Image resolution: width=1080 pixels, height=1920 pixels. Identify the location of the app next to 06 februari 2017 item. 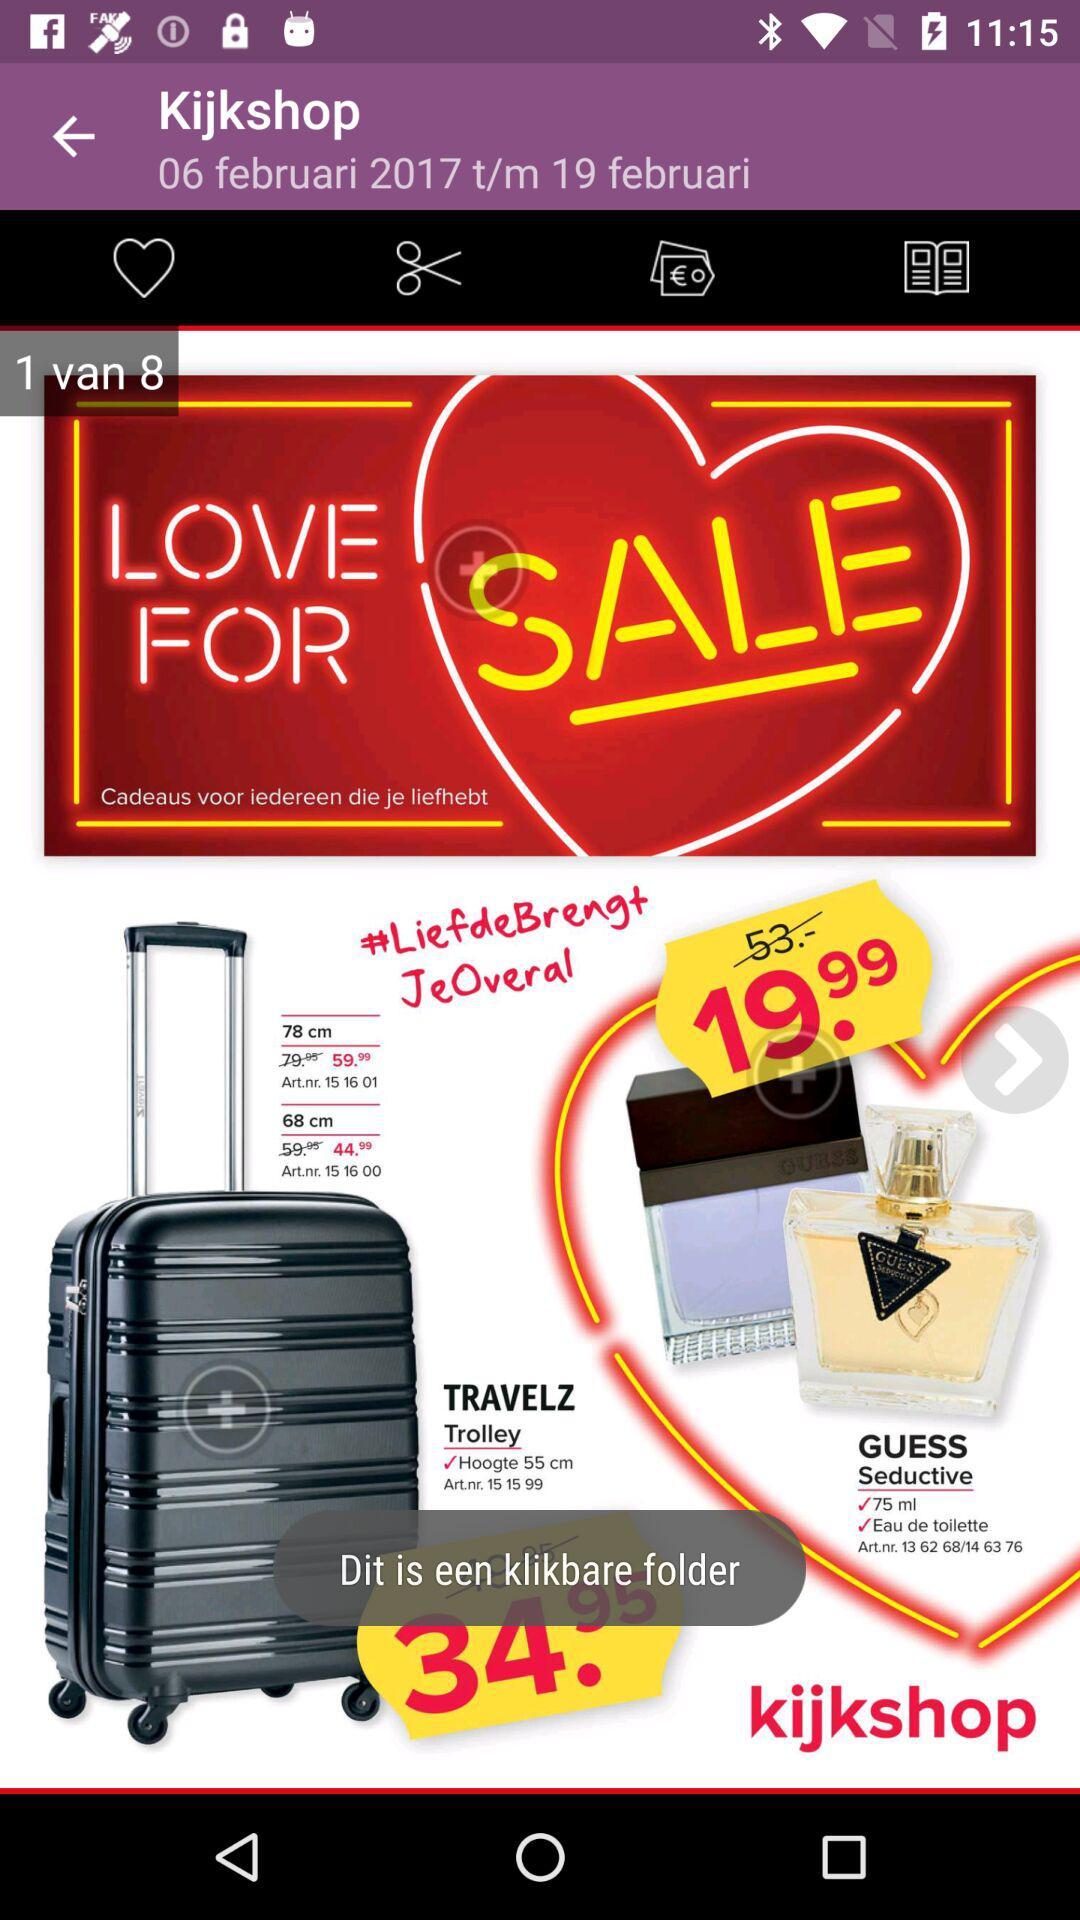
(936, 266).